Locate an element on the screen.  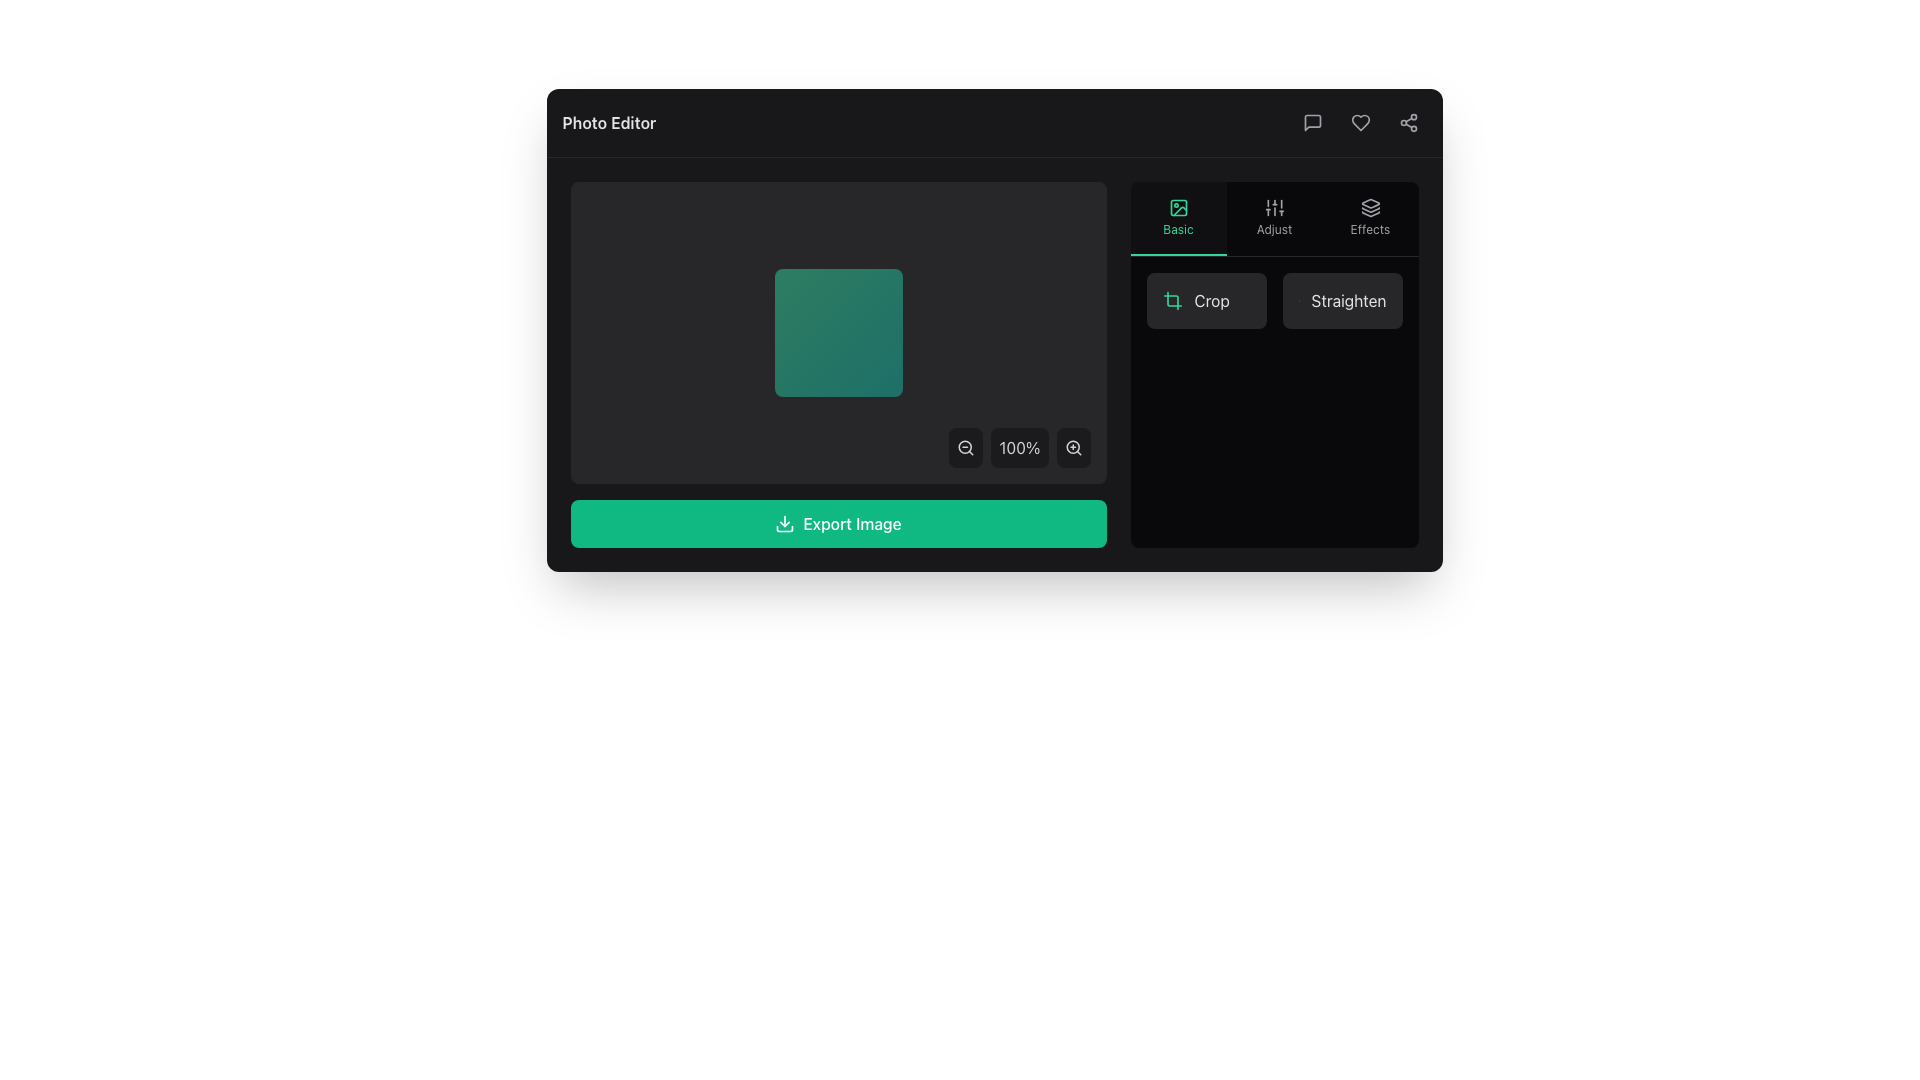
the third icon in the top-right corner of the application interface is located at coordinates (1407, 123).